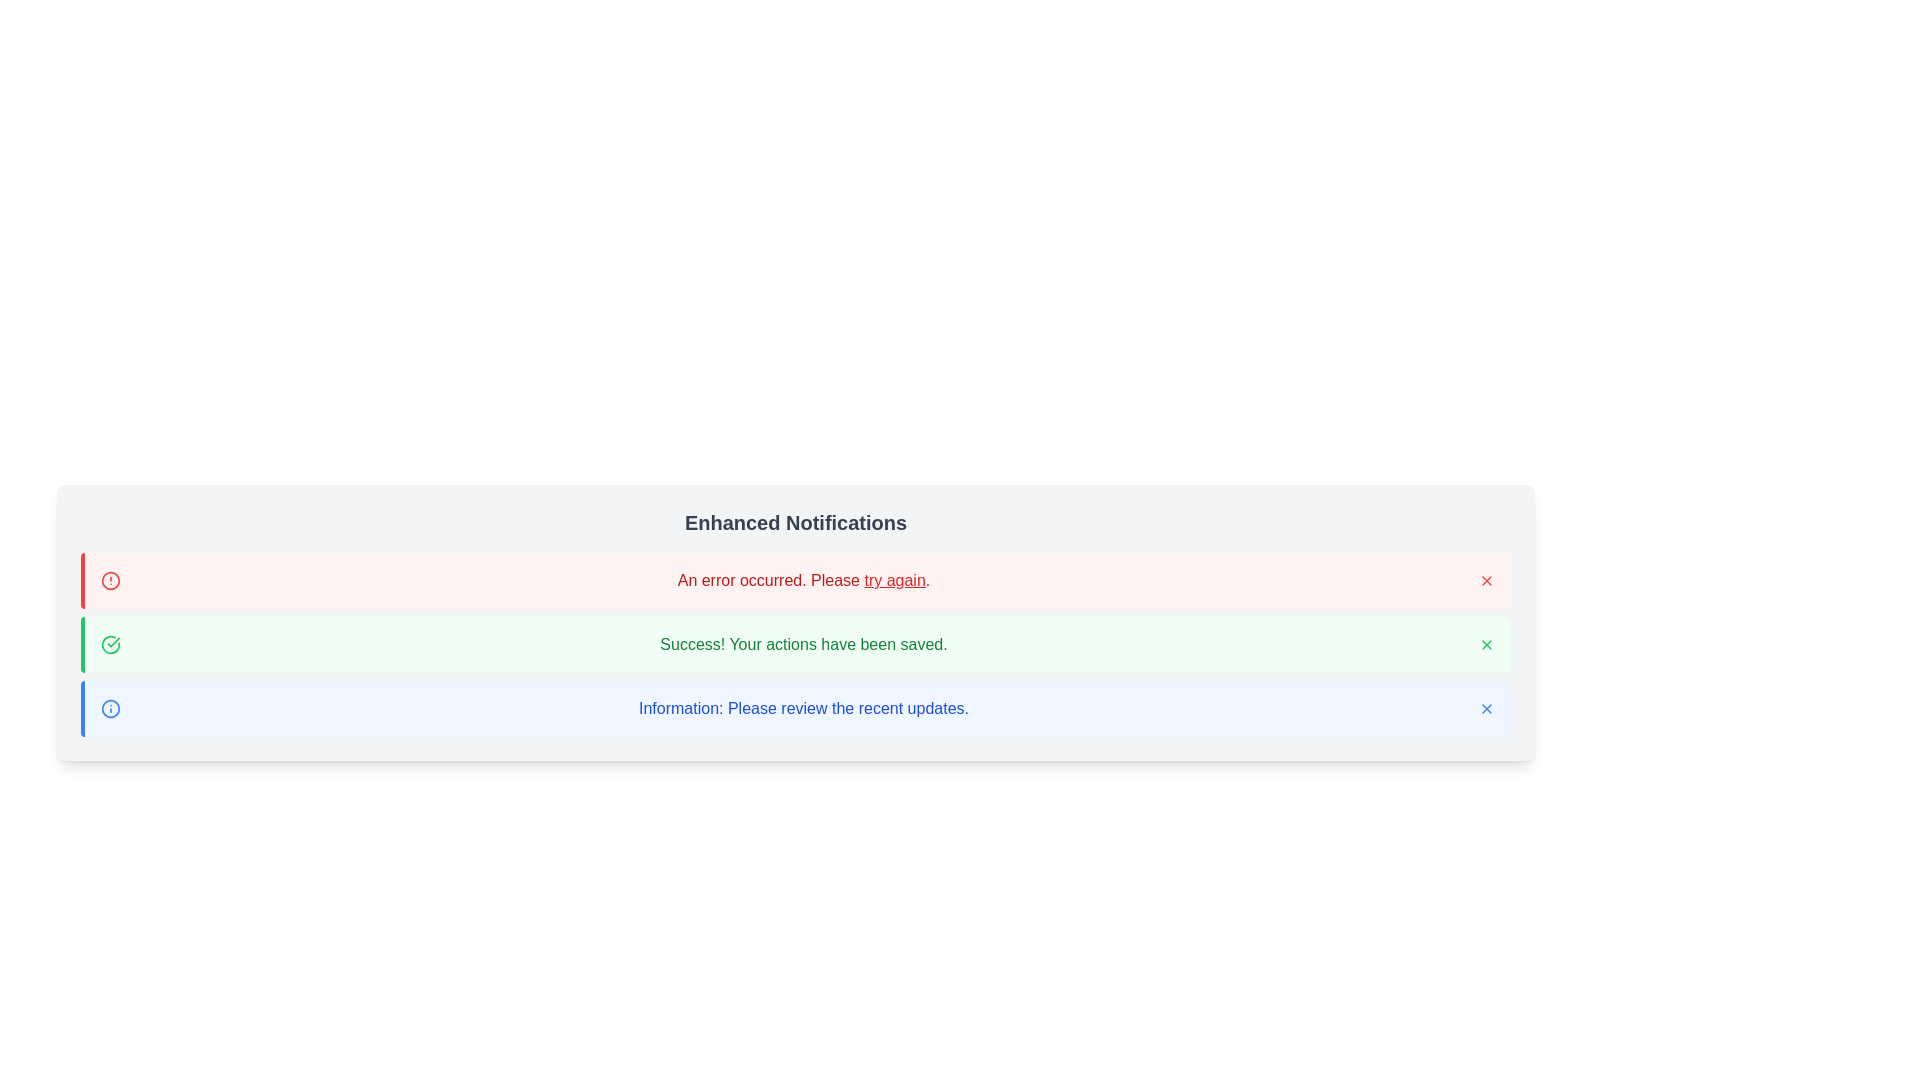 The width and height of the screenshot is (1920, 1080). What do you see at coordinates (109, 581) in the screenshot?
I see `the circular SVG icon with a red border and white background, located within the notification section next to the error message 'An error occurred. Please try again.'` at bounding box center [109, 581].